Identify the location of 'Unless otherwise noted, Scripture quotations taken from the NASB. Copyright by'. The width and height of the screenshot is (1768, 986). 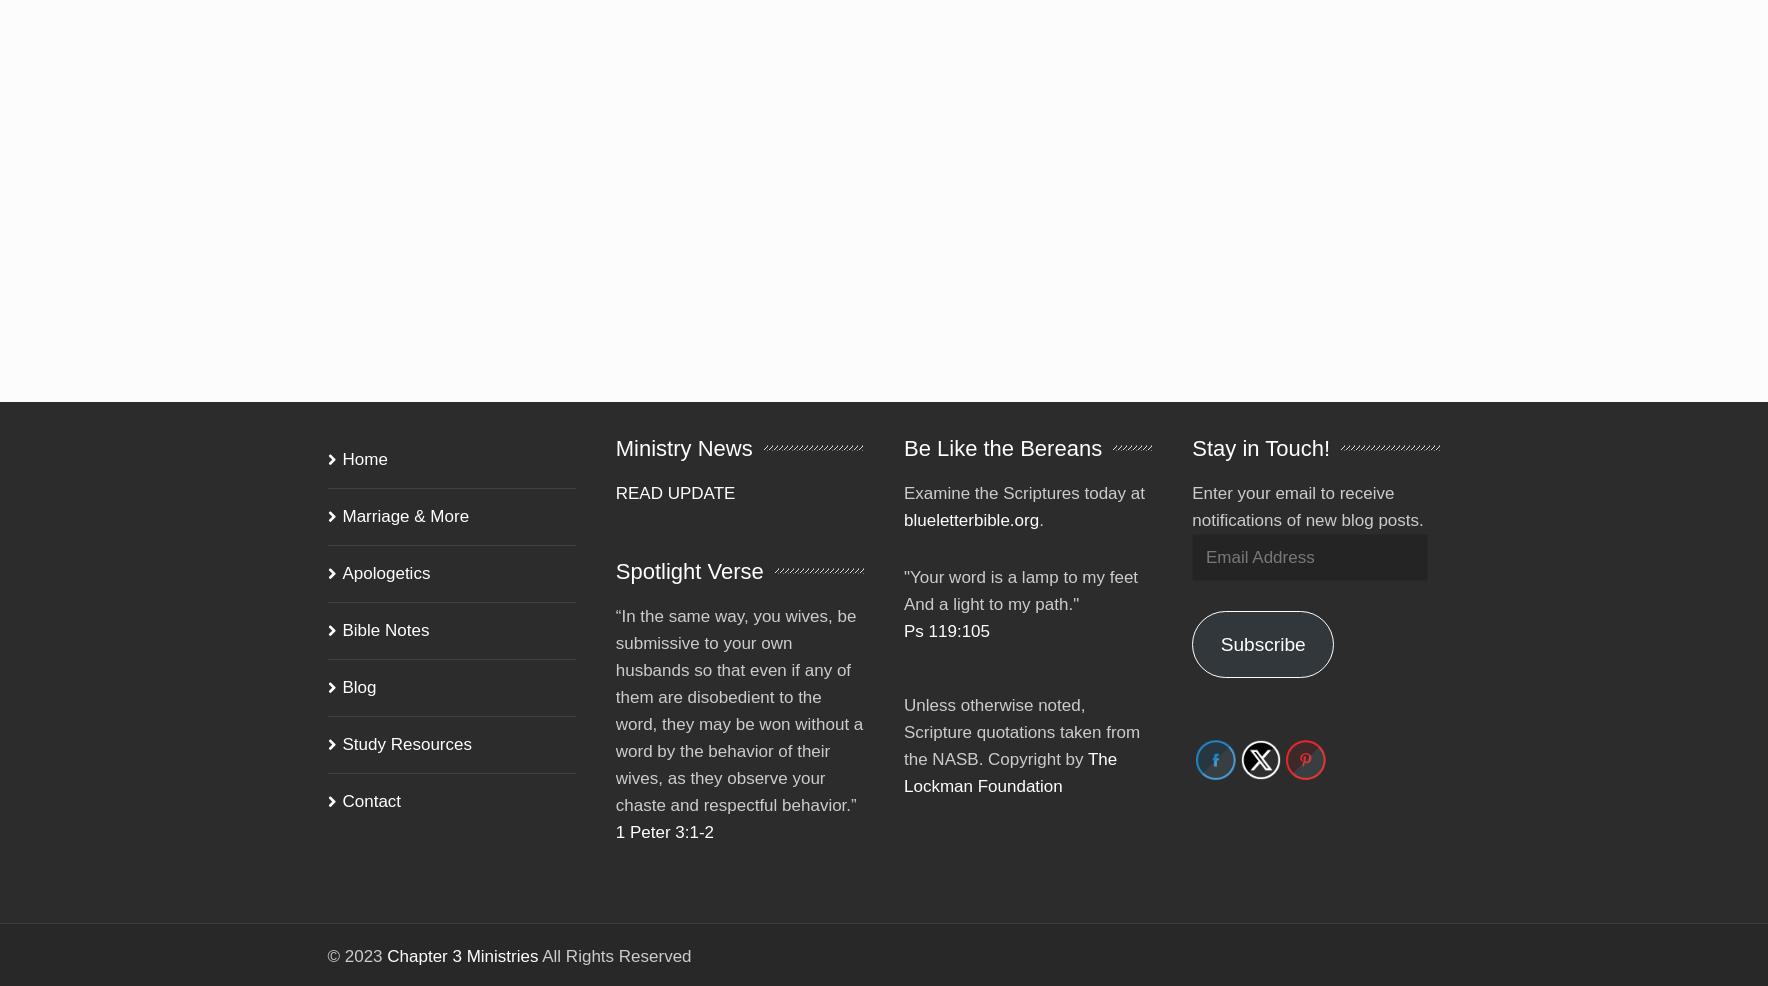
(1021, 704).